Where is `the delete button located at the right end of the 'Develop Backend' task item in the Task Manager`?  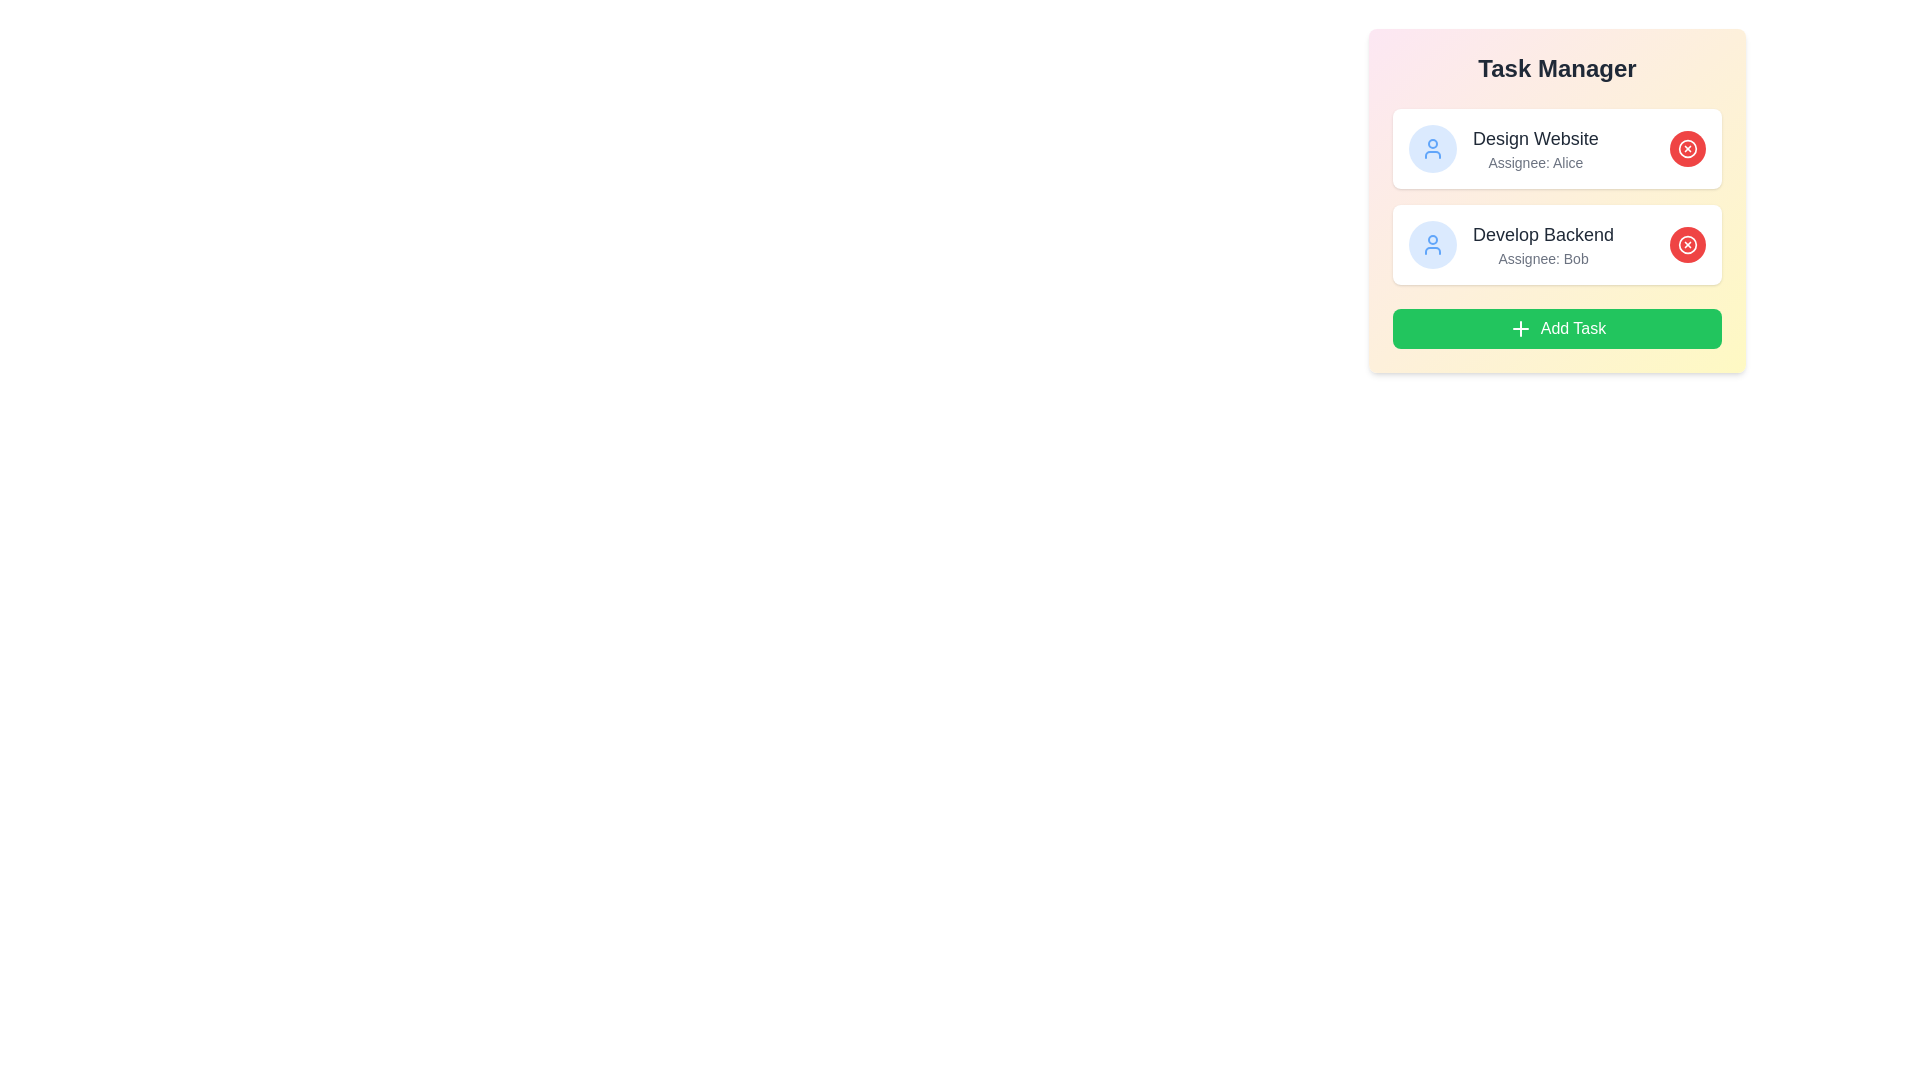 the delete button located at the right end of the 'Develop Backend' task item in the Task Manager is located at coordinates (1687, 244).